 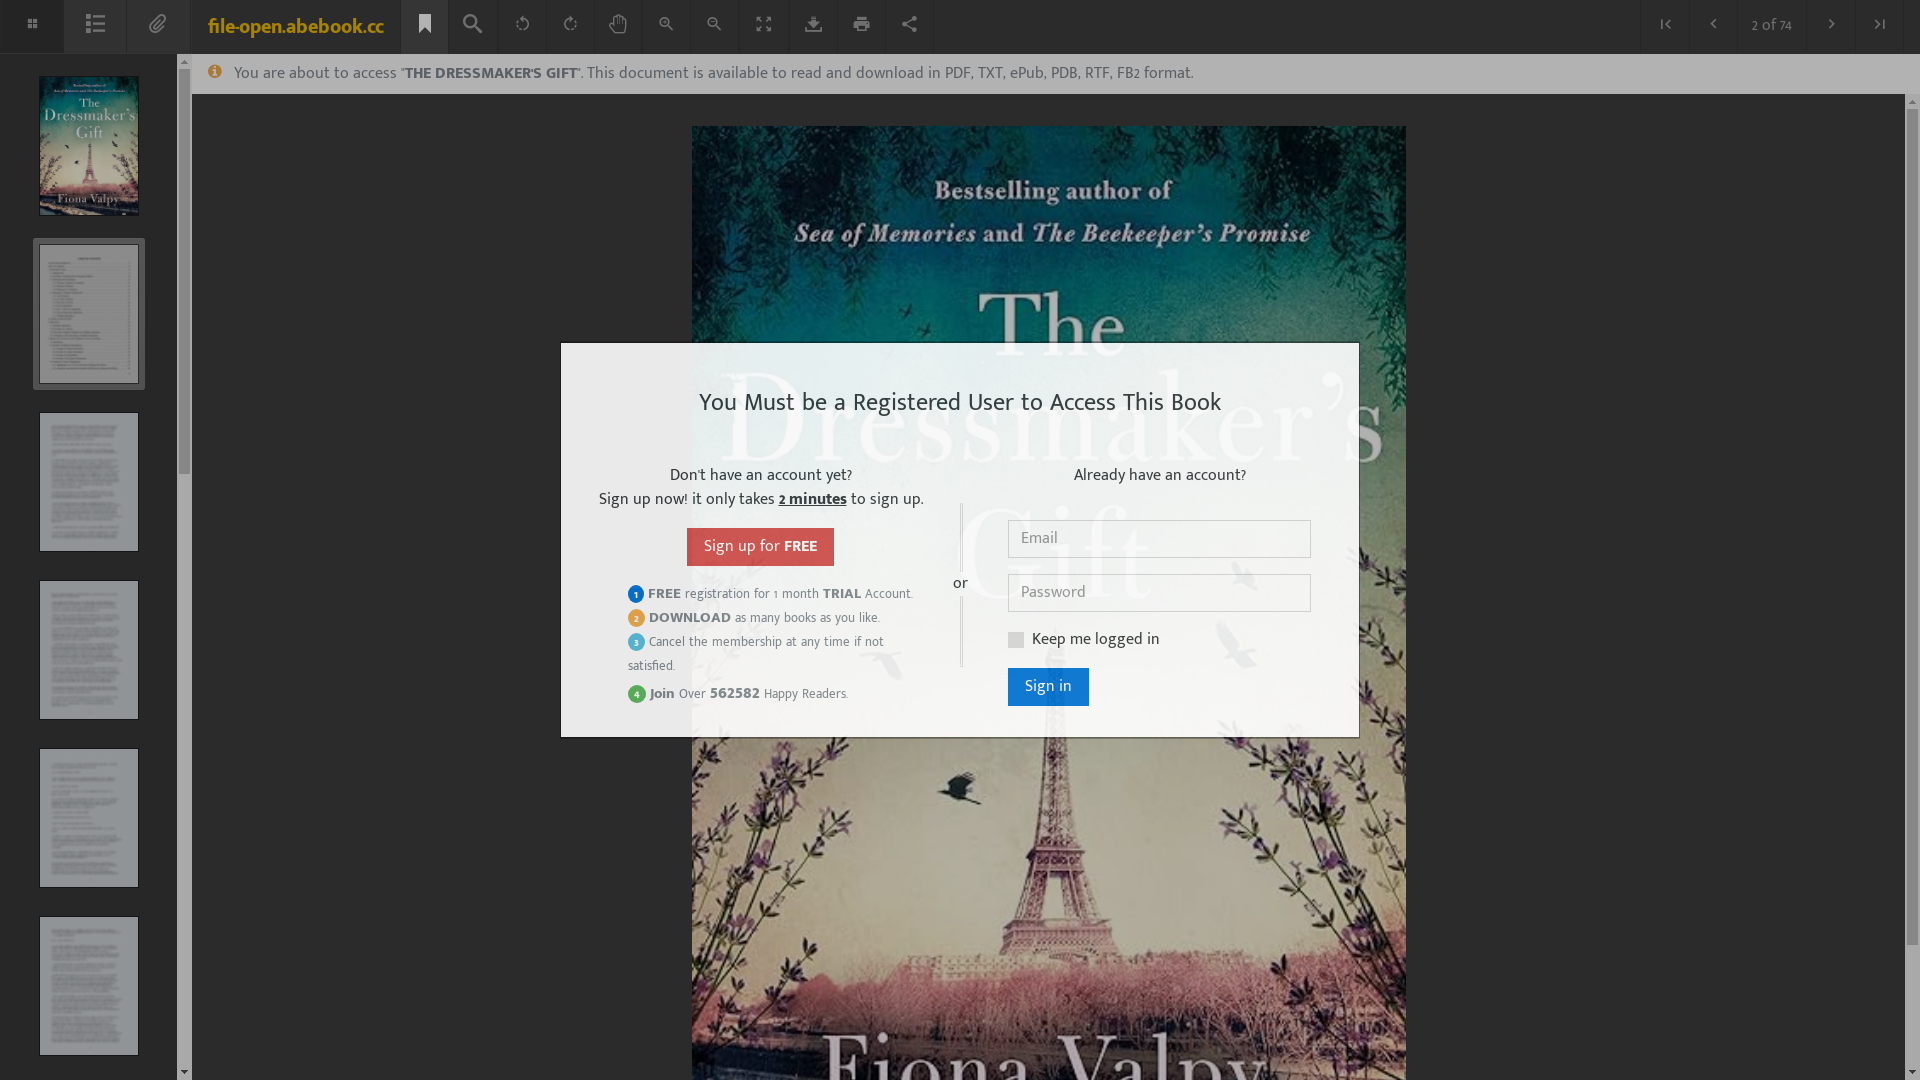 What do you see at coordinates (1047, 685) in the screenshot?
I see `'Sign in'` at bounding box center [1047, 685].